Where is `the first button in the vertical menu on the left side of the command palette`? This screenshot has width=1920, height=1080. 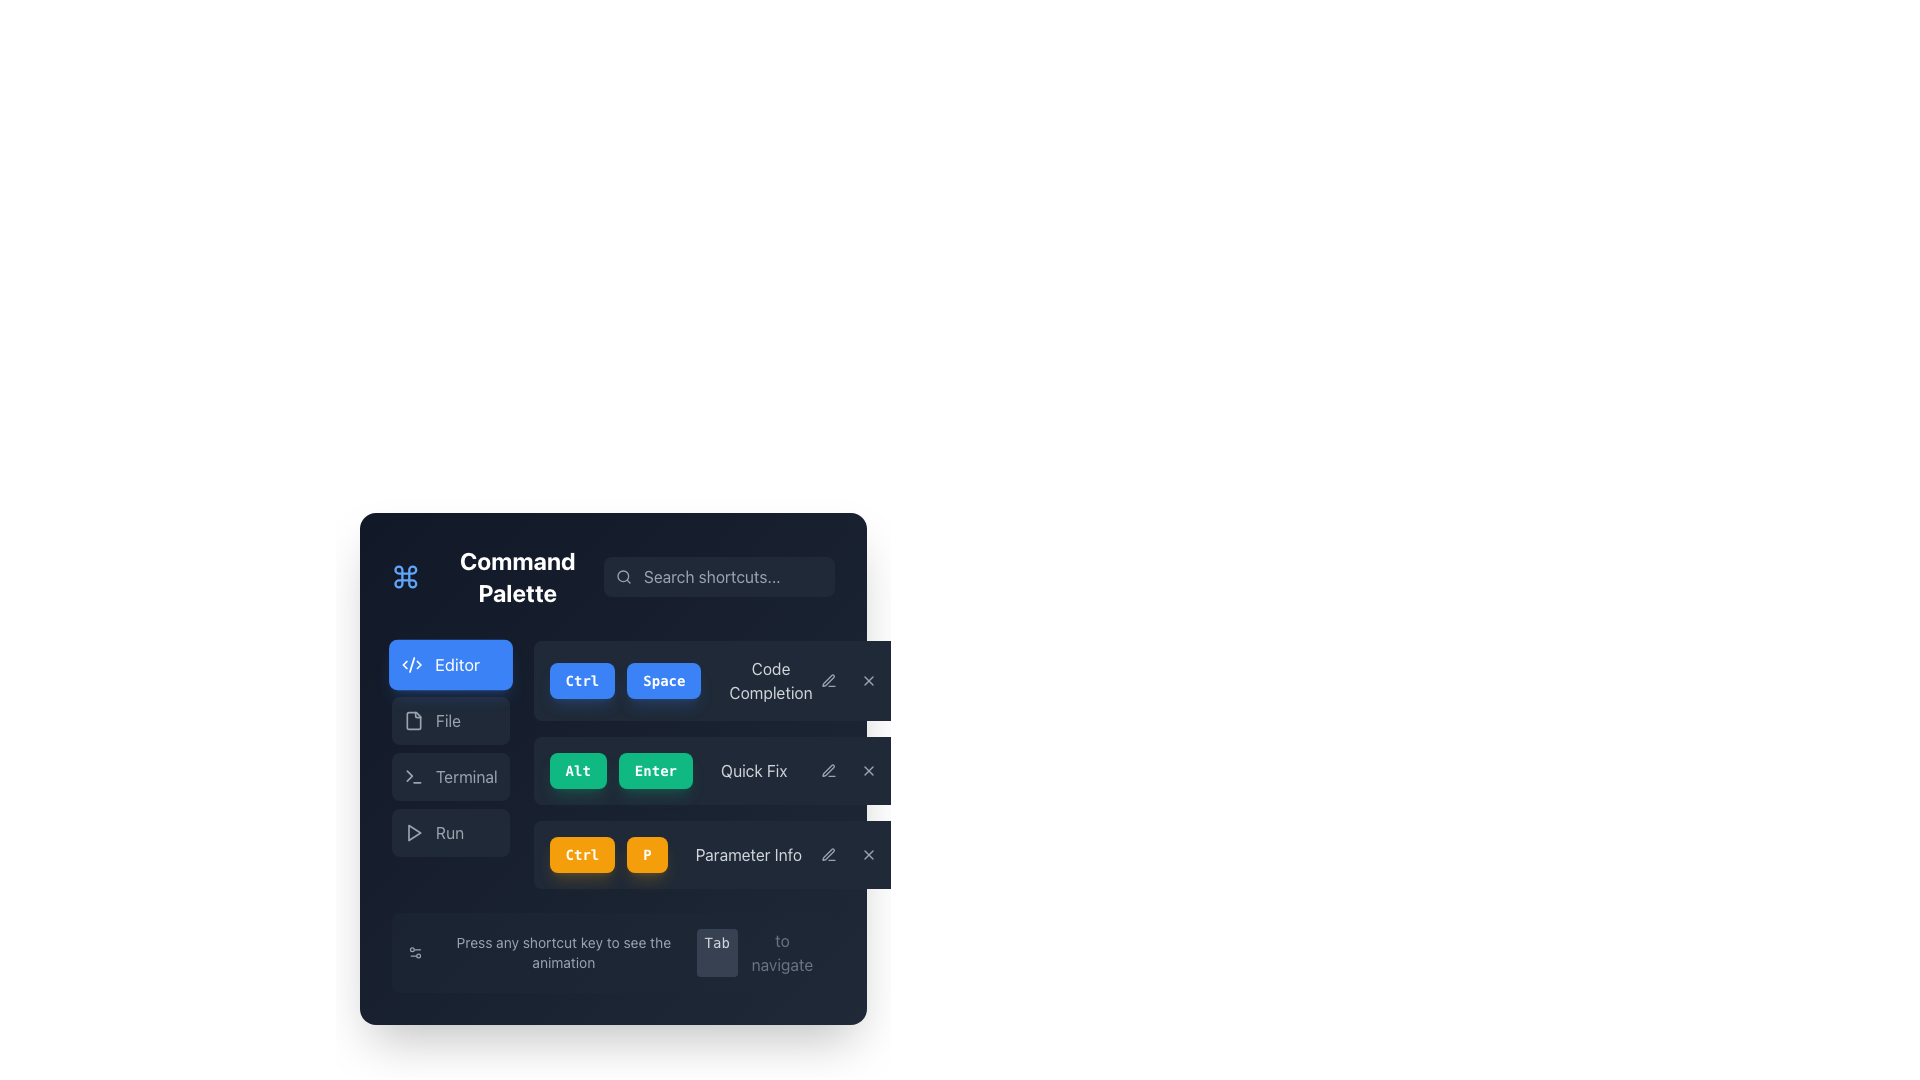
the first button in the vertical menu on the left side of the command palette is located at coordinates (449, 664).